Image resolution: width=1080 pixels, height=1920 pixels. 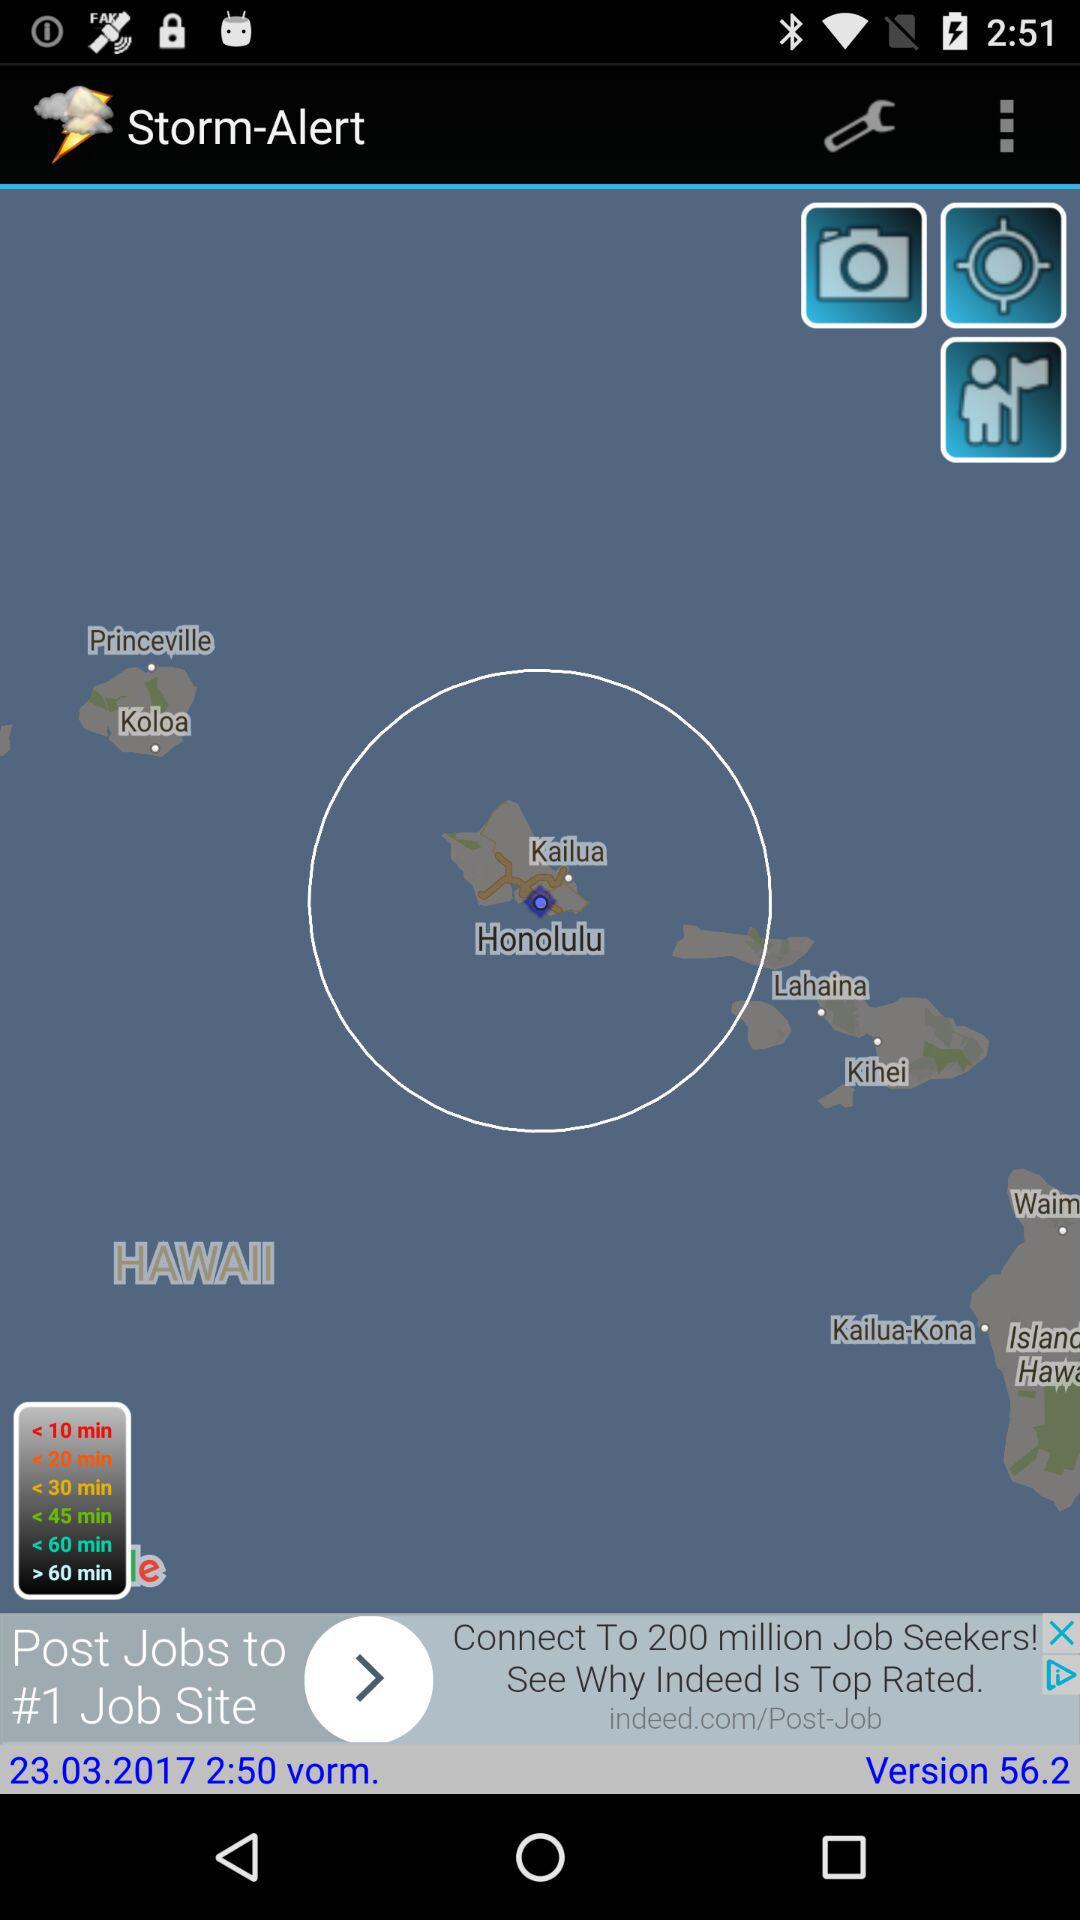 I want to click on display current location, so click(x=1003, y=264).